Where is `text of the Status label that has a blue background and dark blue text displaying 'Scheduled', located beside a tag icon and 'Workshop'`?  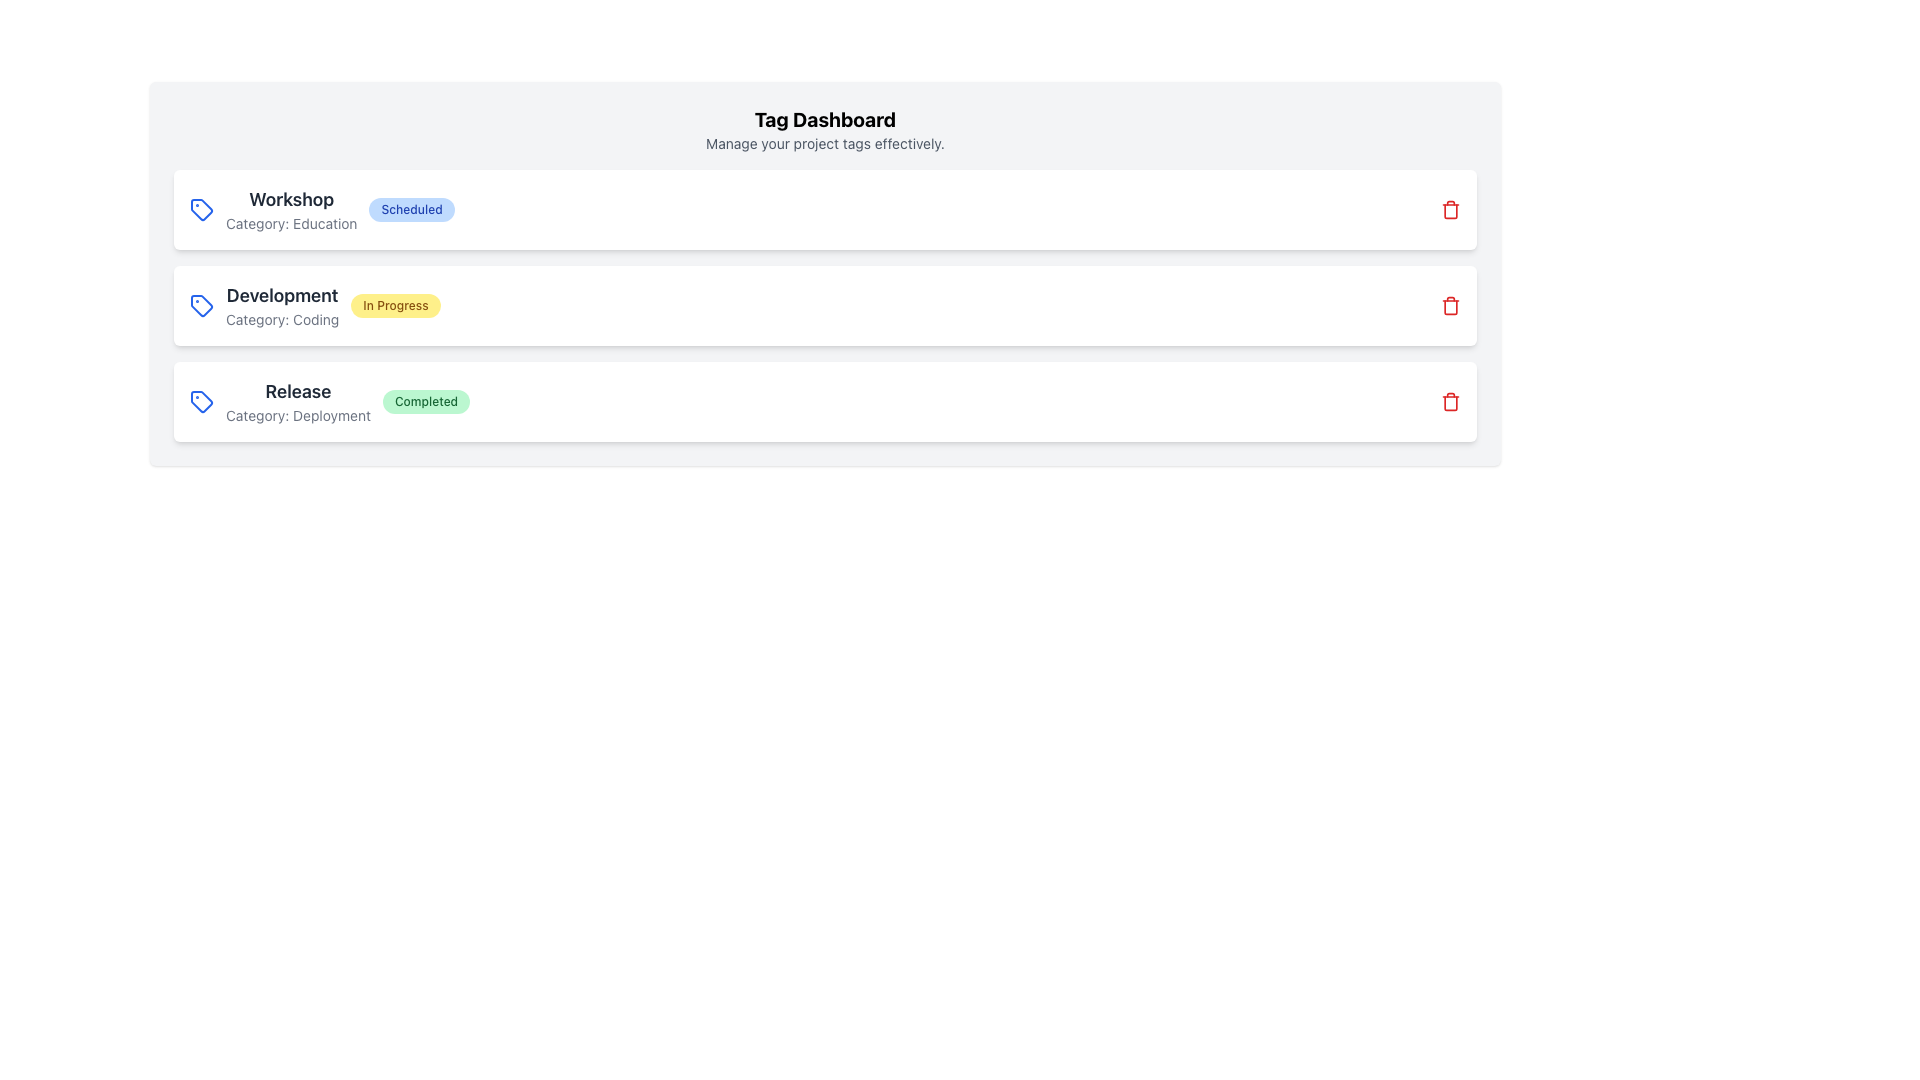
text of the Status label that has a blue background and dark blue text displaying 'Scheduled', located beside a tag icon and 'Workshop' is located at coordinates (411, 209).